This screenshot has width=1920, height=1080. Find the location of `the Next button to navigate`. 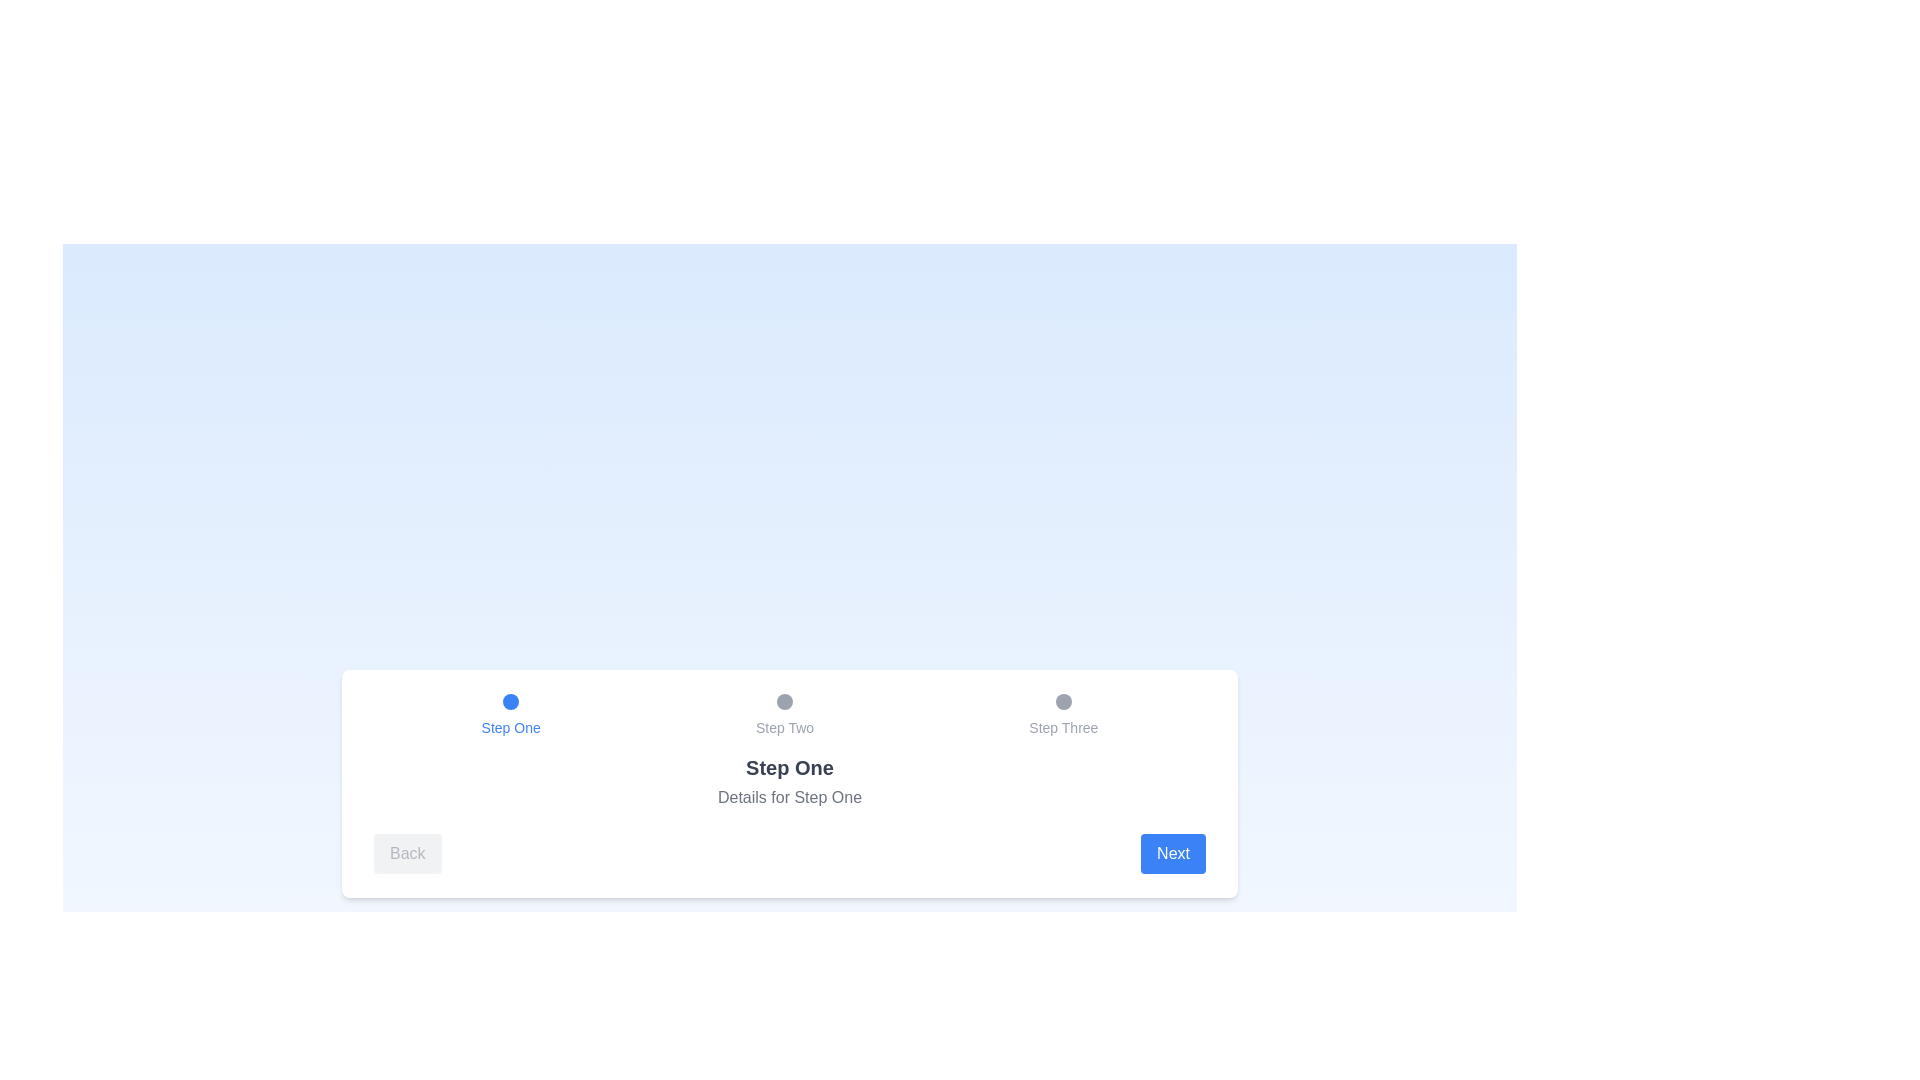

the Next button to navigate is located at coordinates (1173, 853).